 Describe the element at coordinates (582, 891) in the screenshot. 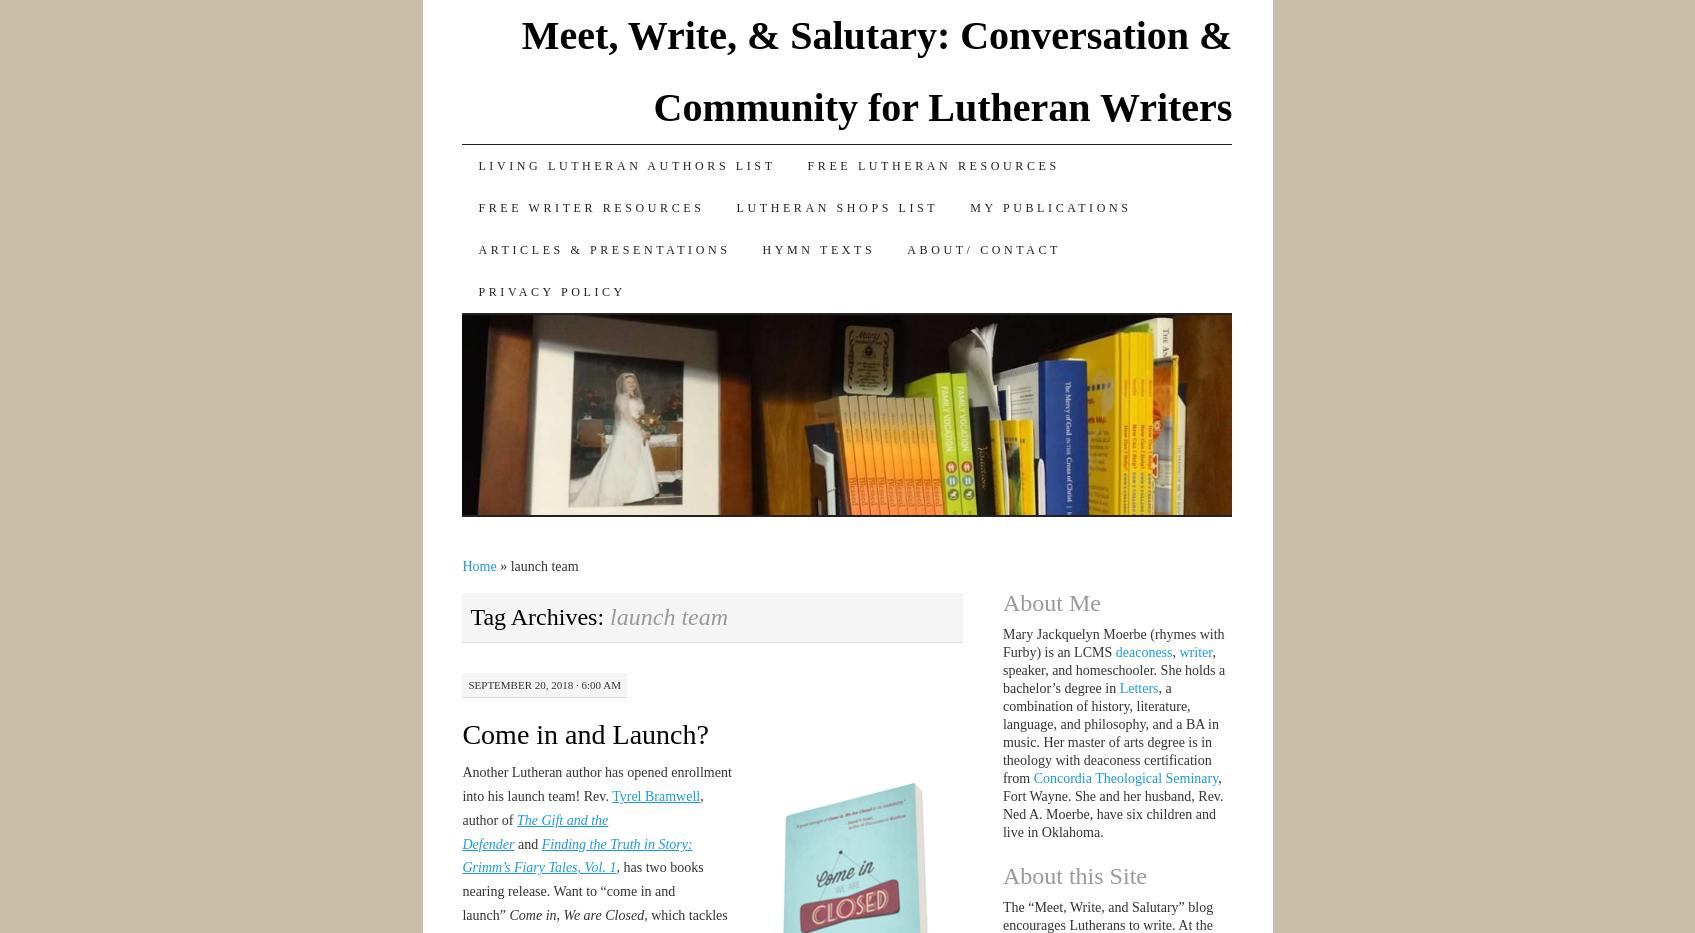

I see `'has two books nearing release. Want to “come in and launch”'` at that location.